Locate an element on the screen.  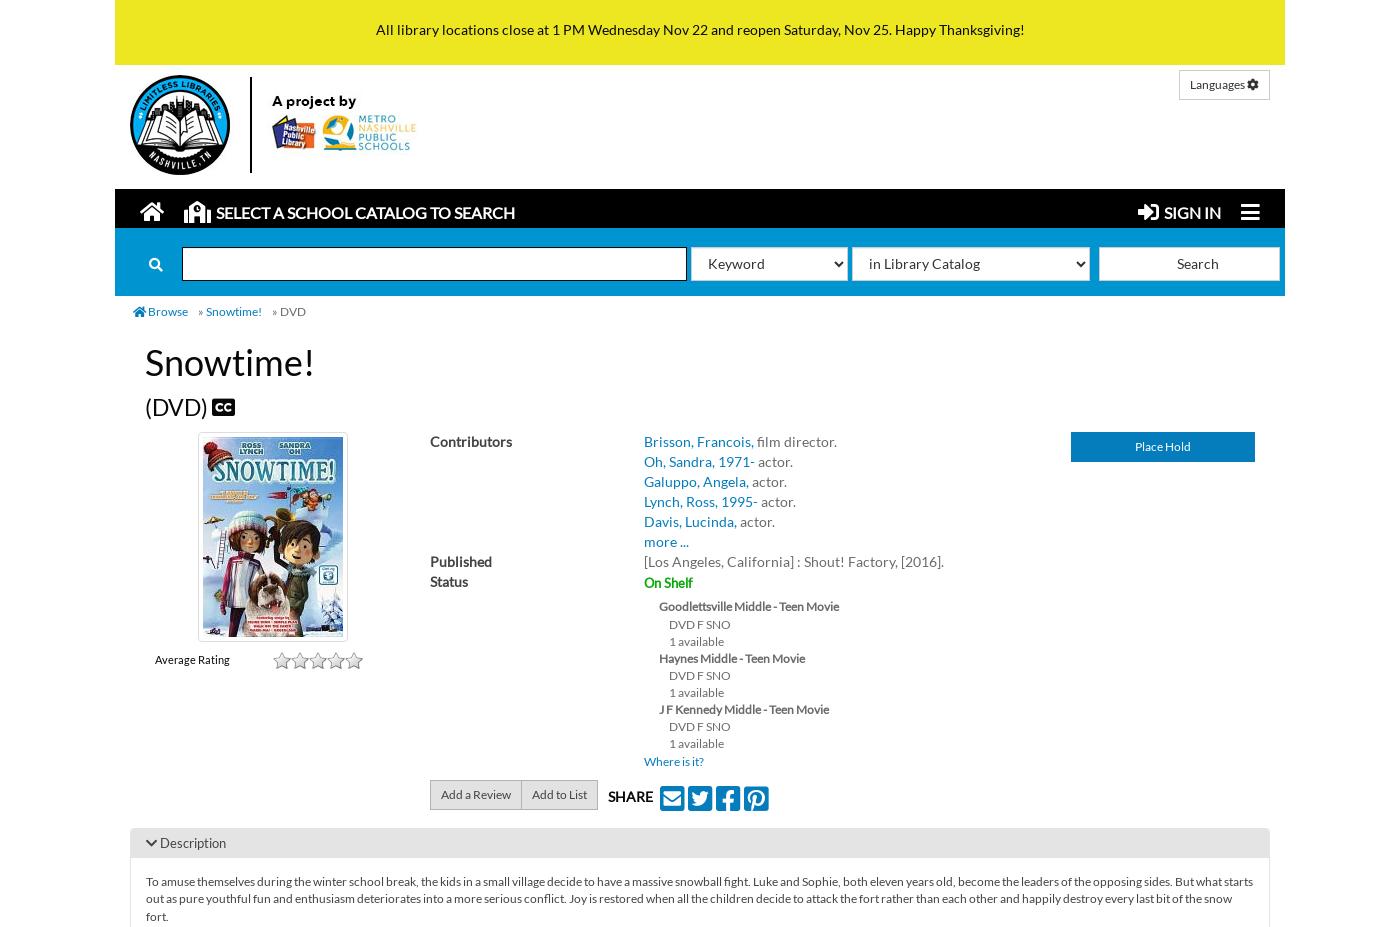
'Limitless Libraries' is located at coordinates (1036, 316).